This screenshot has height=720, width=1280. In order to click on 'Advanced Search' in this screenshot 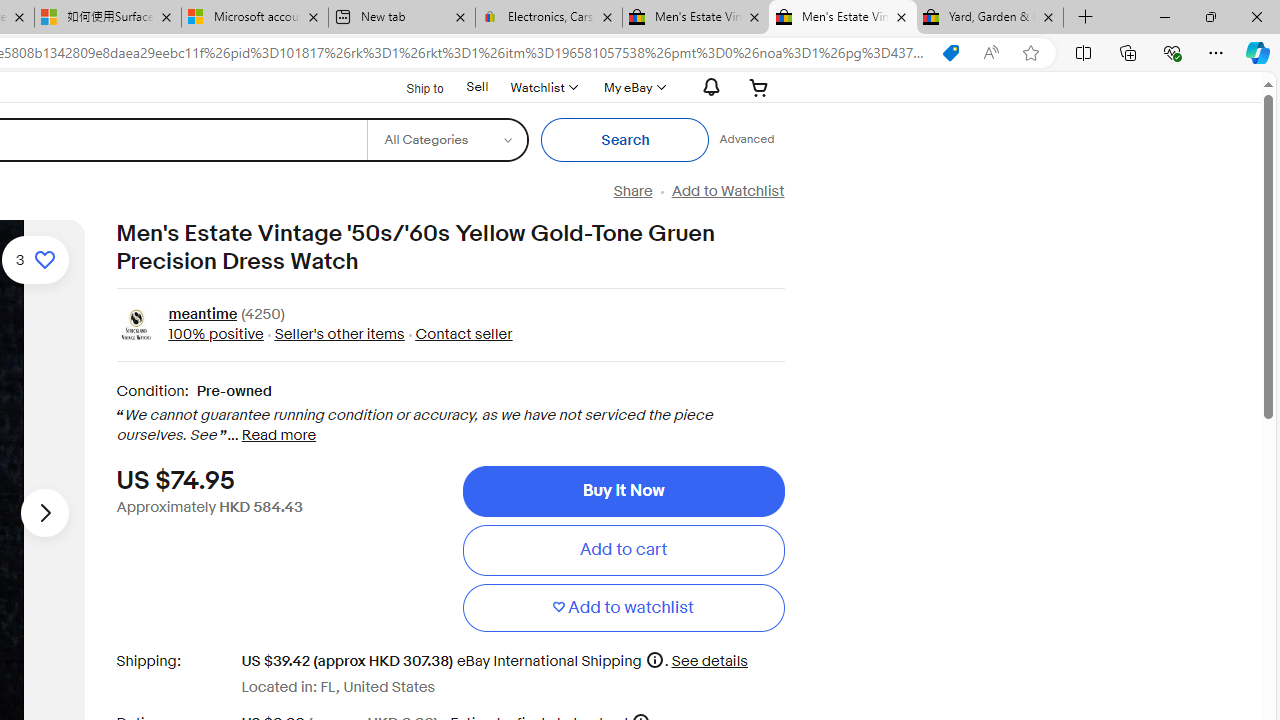, I will do `click(745, 139)`.